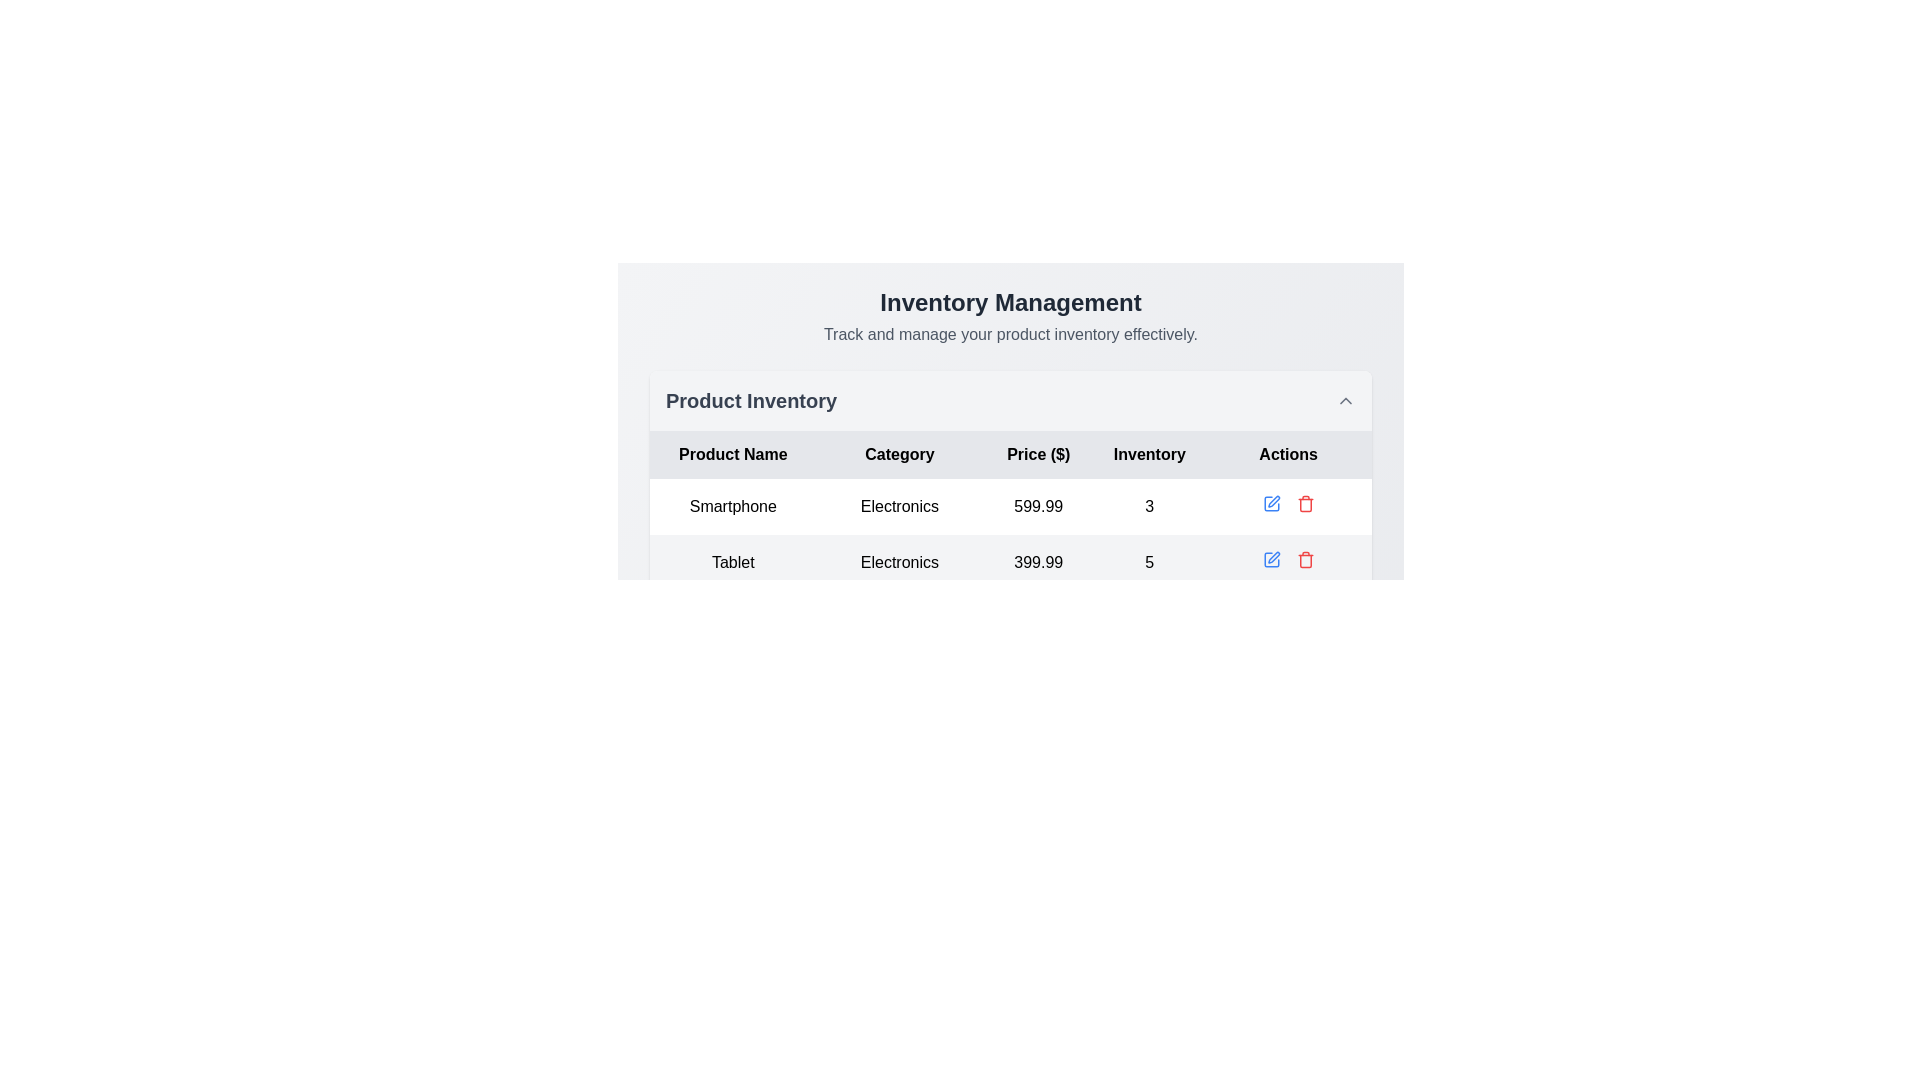 The height and width of the screenshot is (1080, 1920). What do you see at coordinates (1288, 503) in the screenshot?
I see `the action buttons (edit and delete) located in the last cell of the first row under the 'Actions' column to change their colors` at bounding box center [1288, 503].